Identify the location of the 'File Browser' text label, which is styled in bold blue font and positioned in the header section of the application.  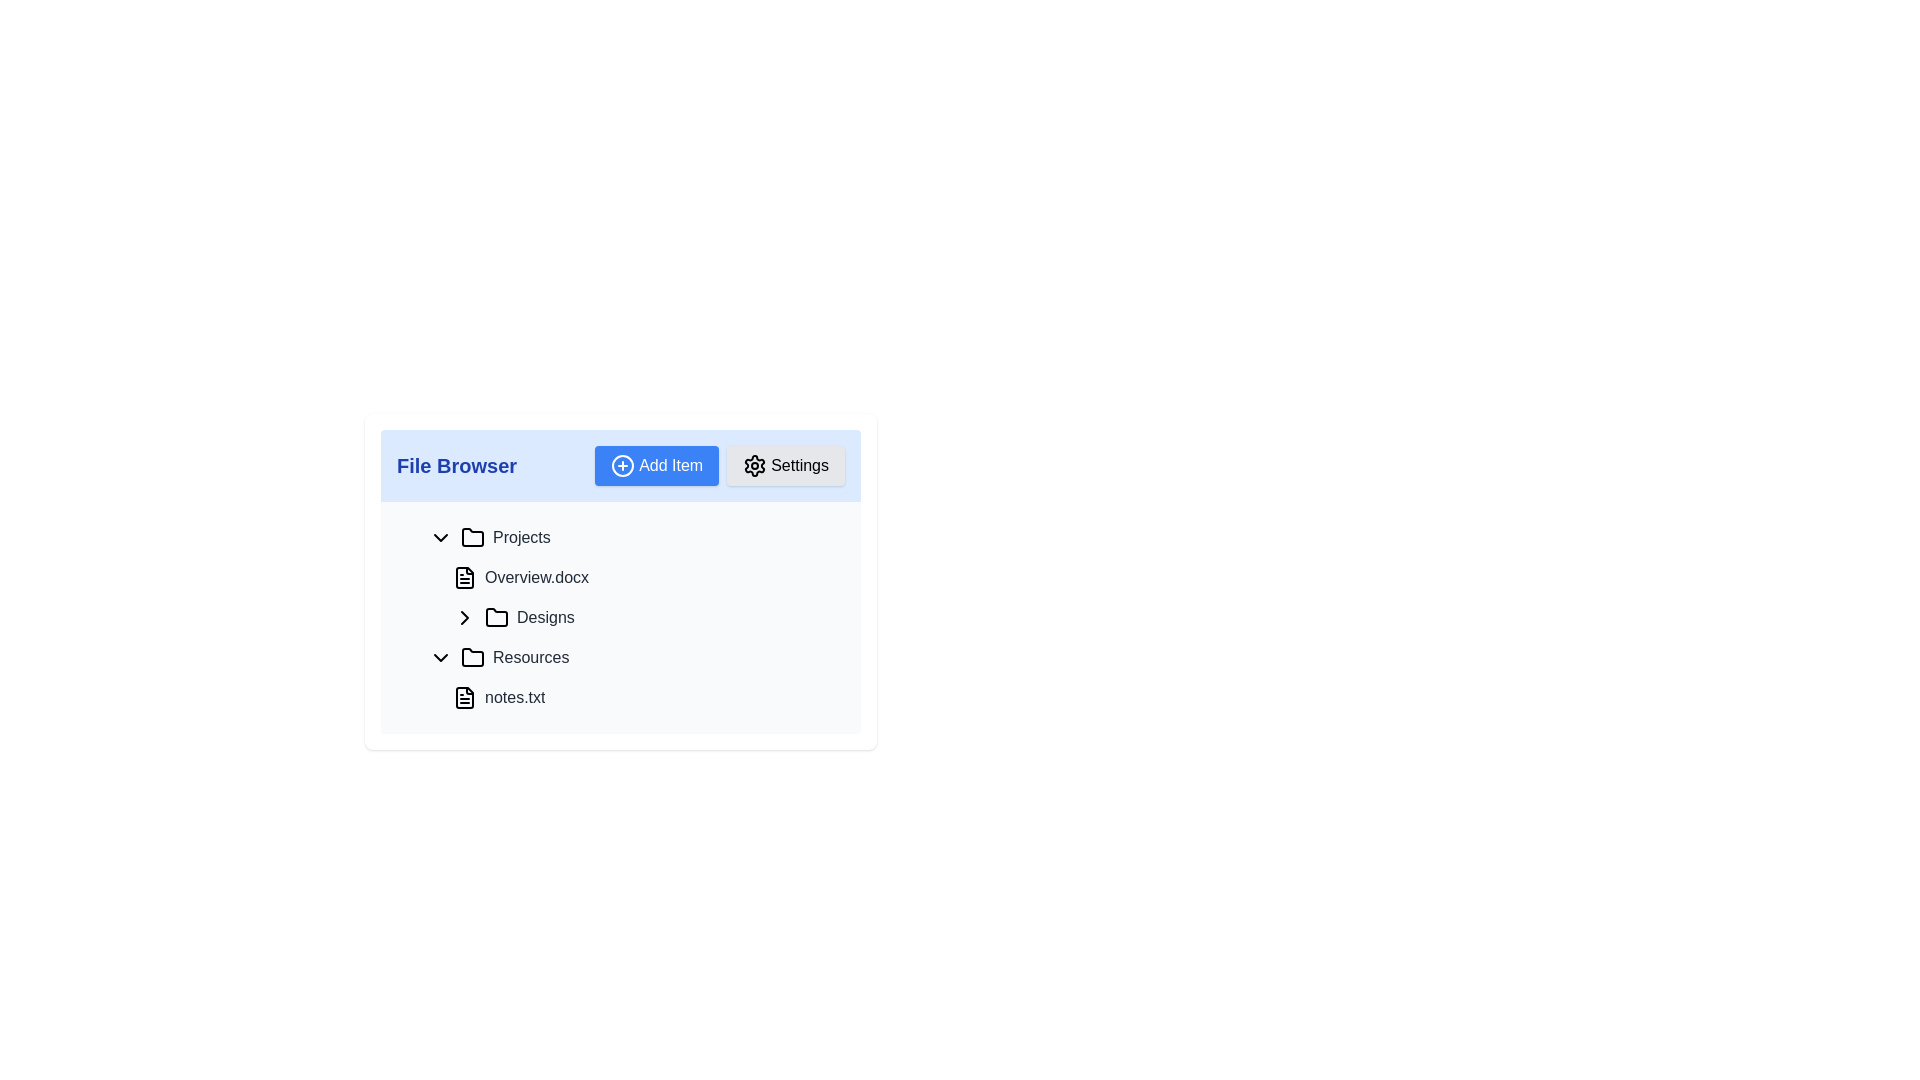
(455, 466).